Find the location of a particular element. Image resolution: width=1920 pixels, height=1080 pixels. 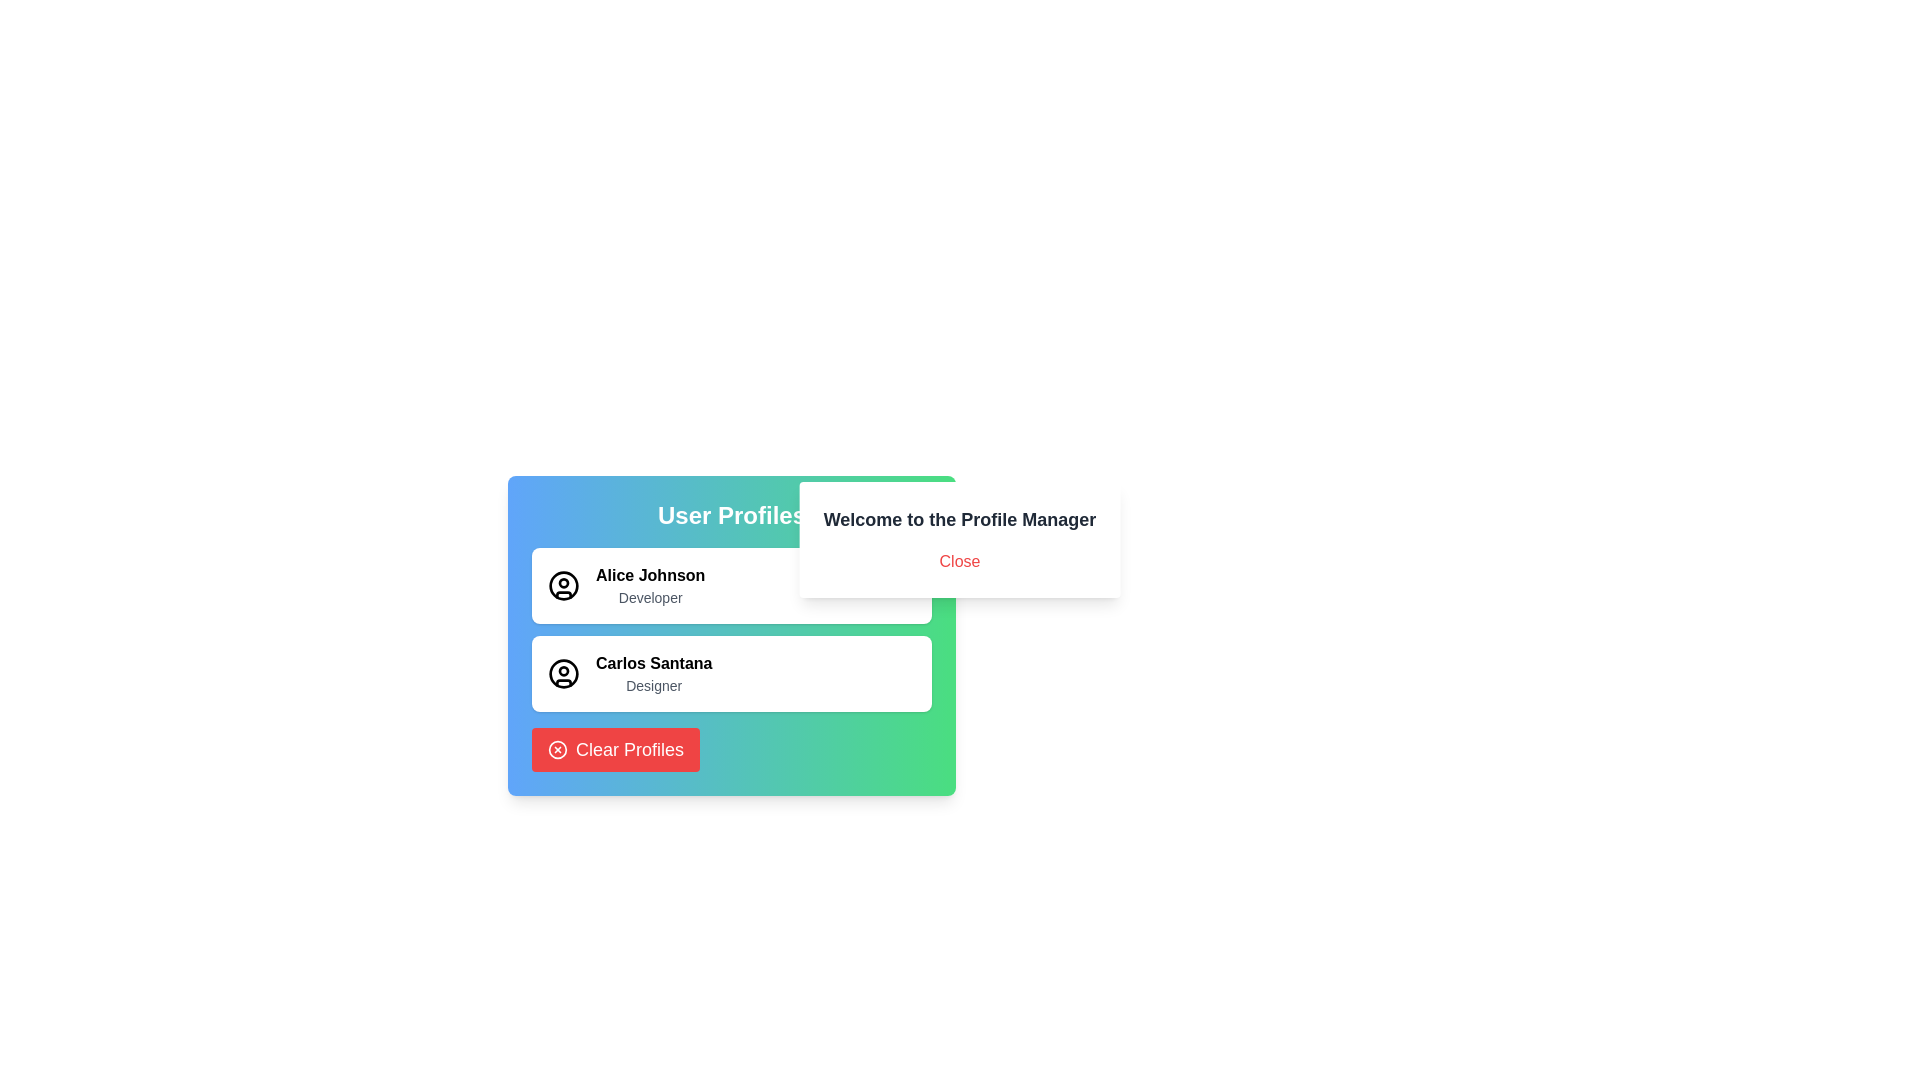

the header text label of the modal, which provides context about the modal's purpose is located at coordinates (960, 519).